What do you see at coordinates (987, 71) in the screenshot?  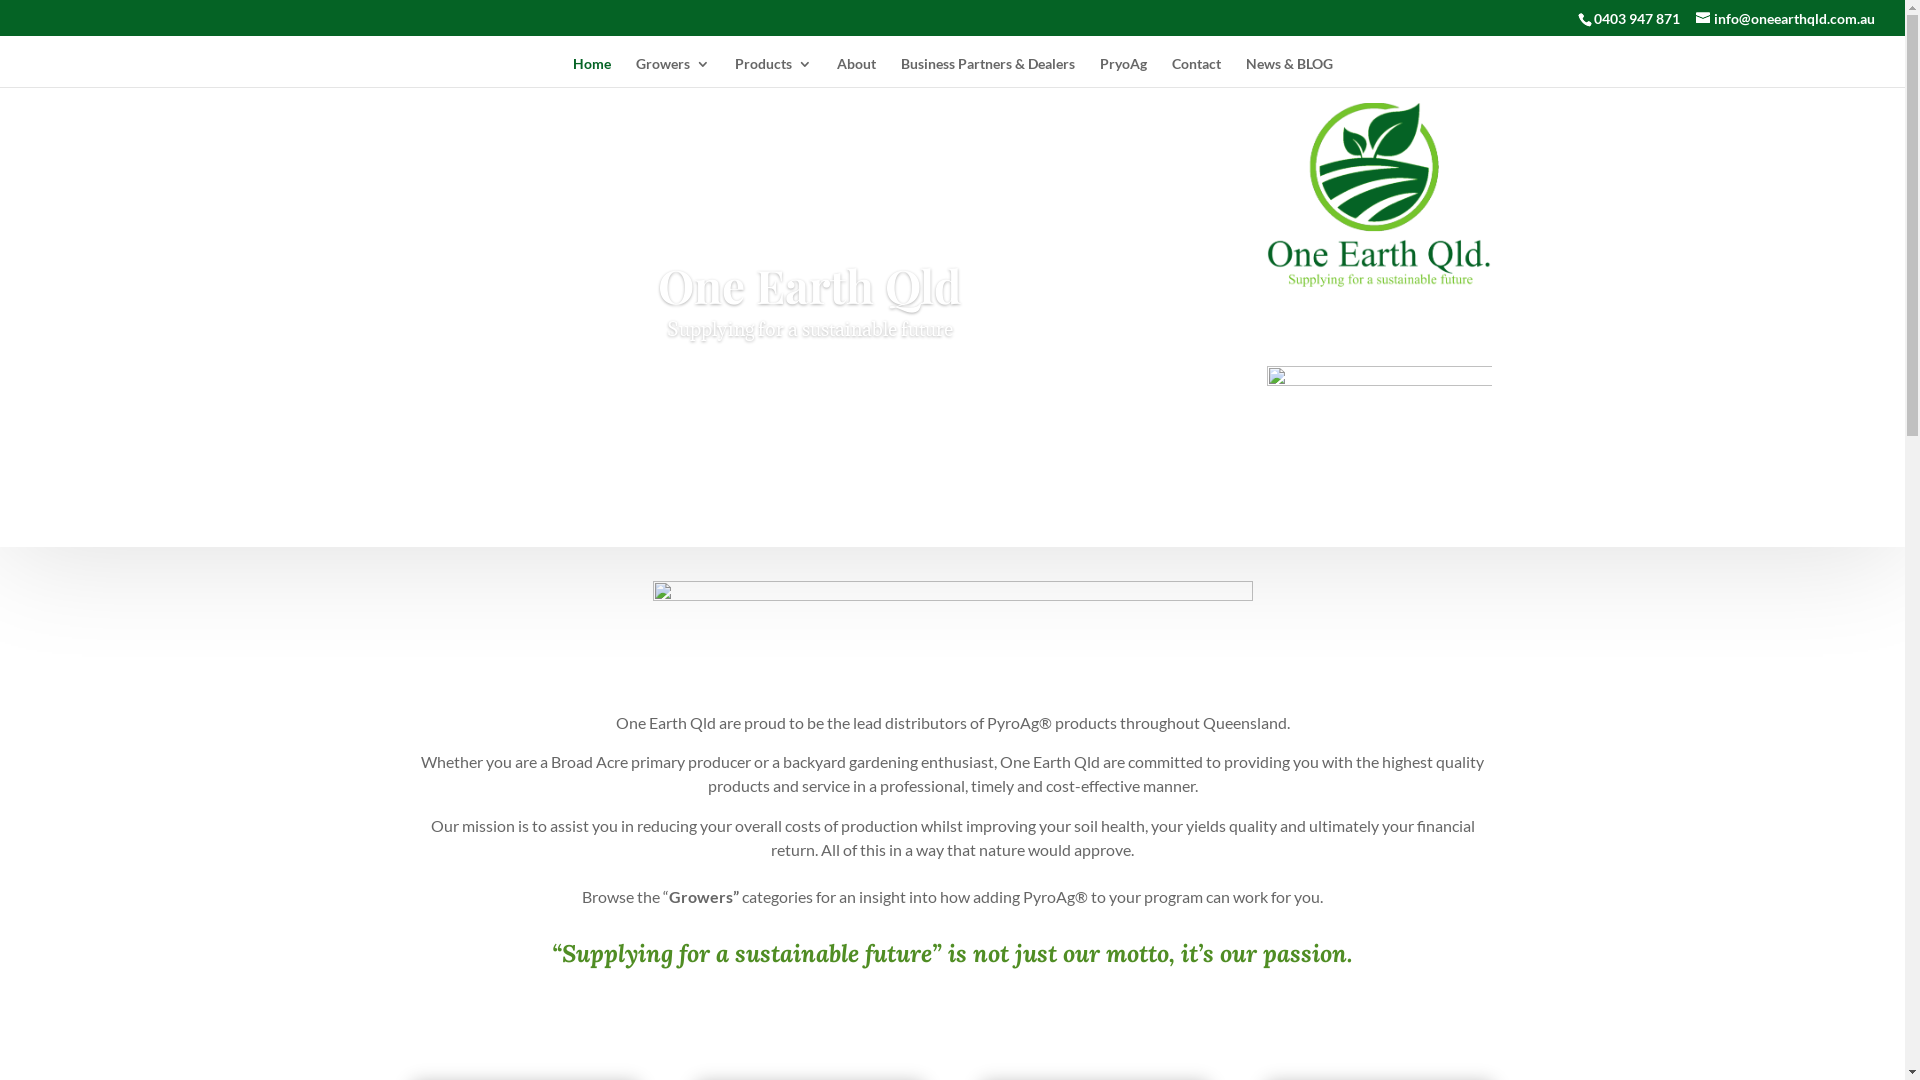 I see `'Business Partners & Dealers'` at bounding box center [987, 71].